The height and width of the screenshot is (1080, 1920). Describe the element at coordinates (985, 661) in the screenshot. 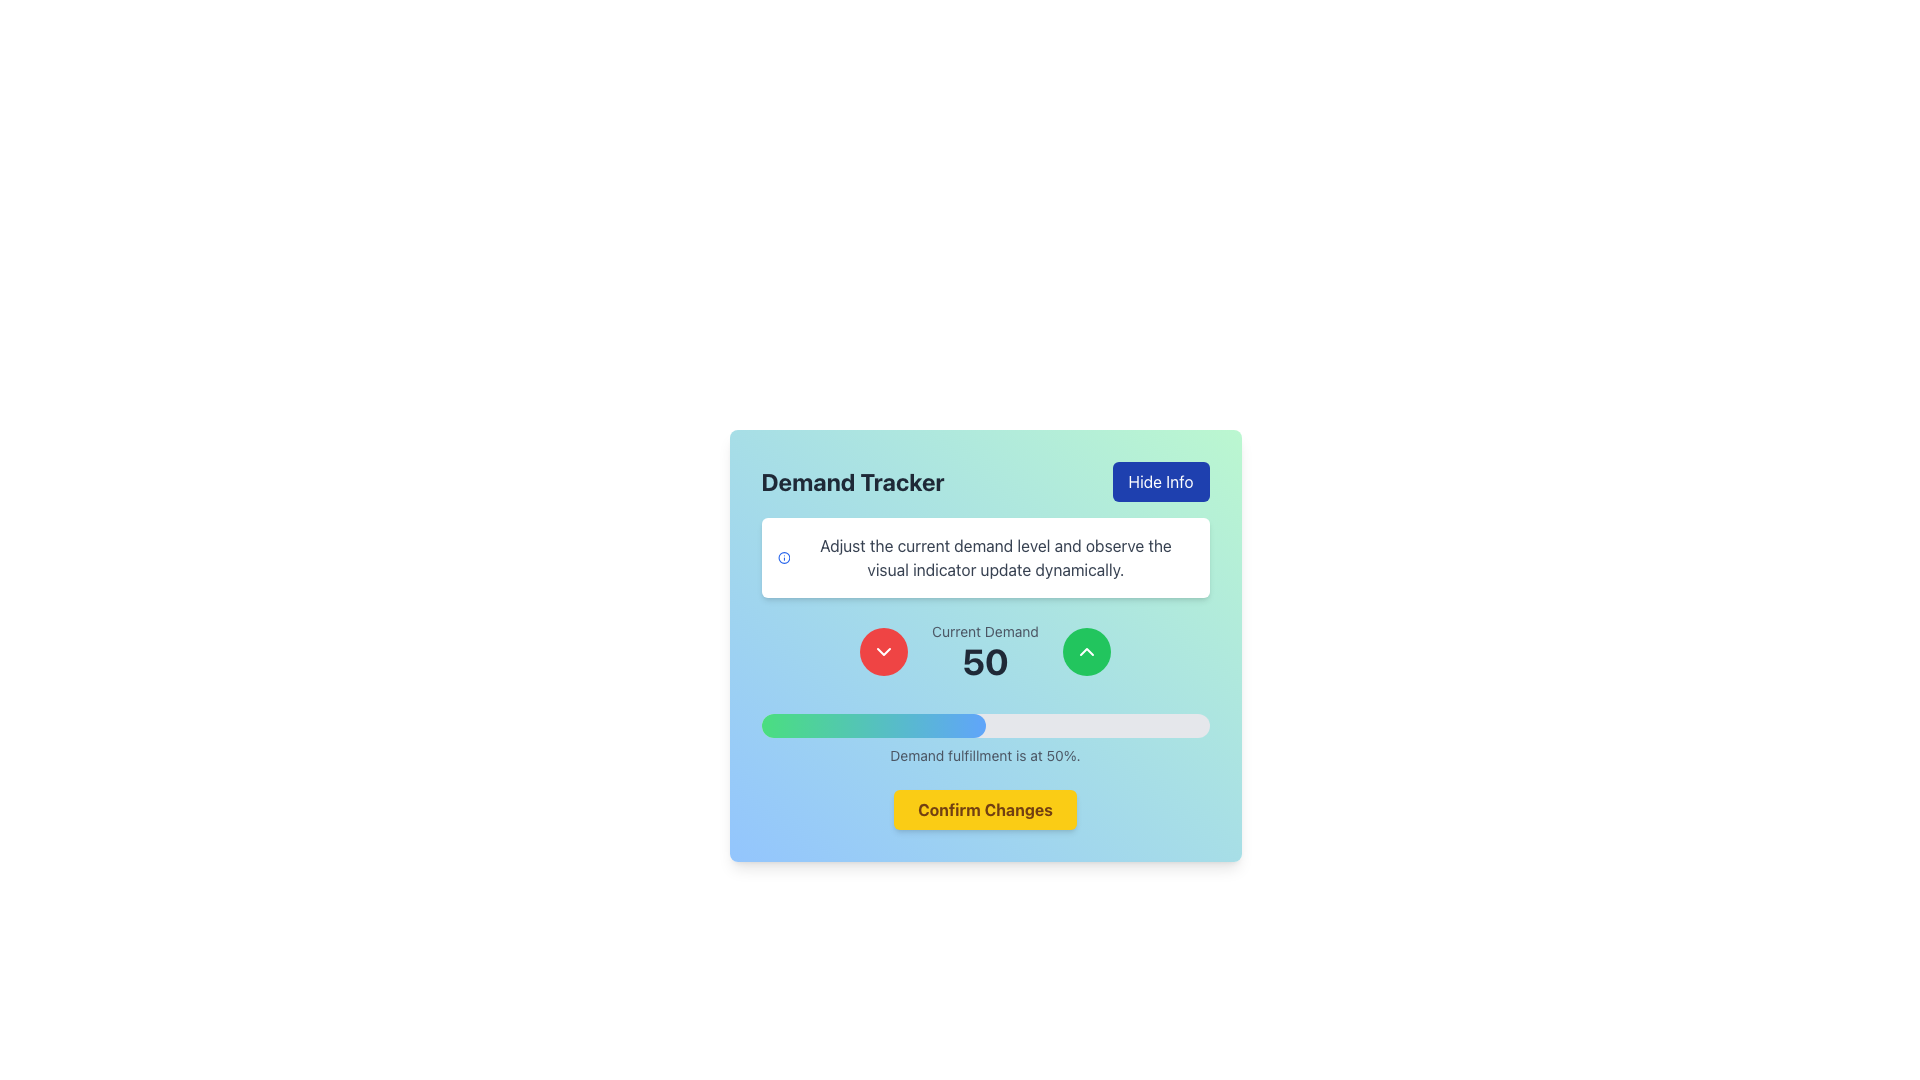

I see `the Text Display element that presents the current numerical value for demand level, located between the red downward and green upward buttons within the 'Current Demand' section` at that location.